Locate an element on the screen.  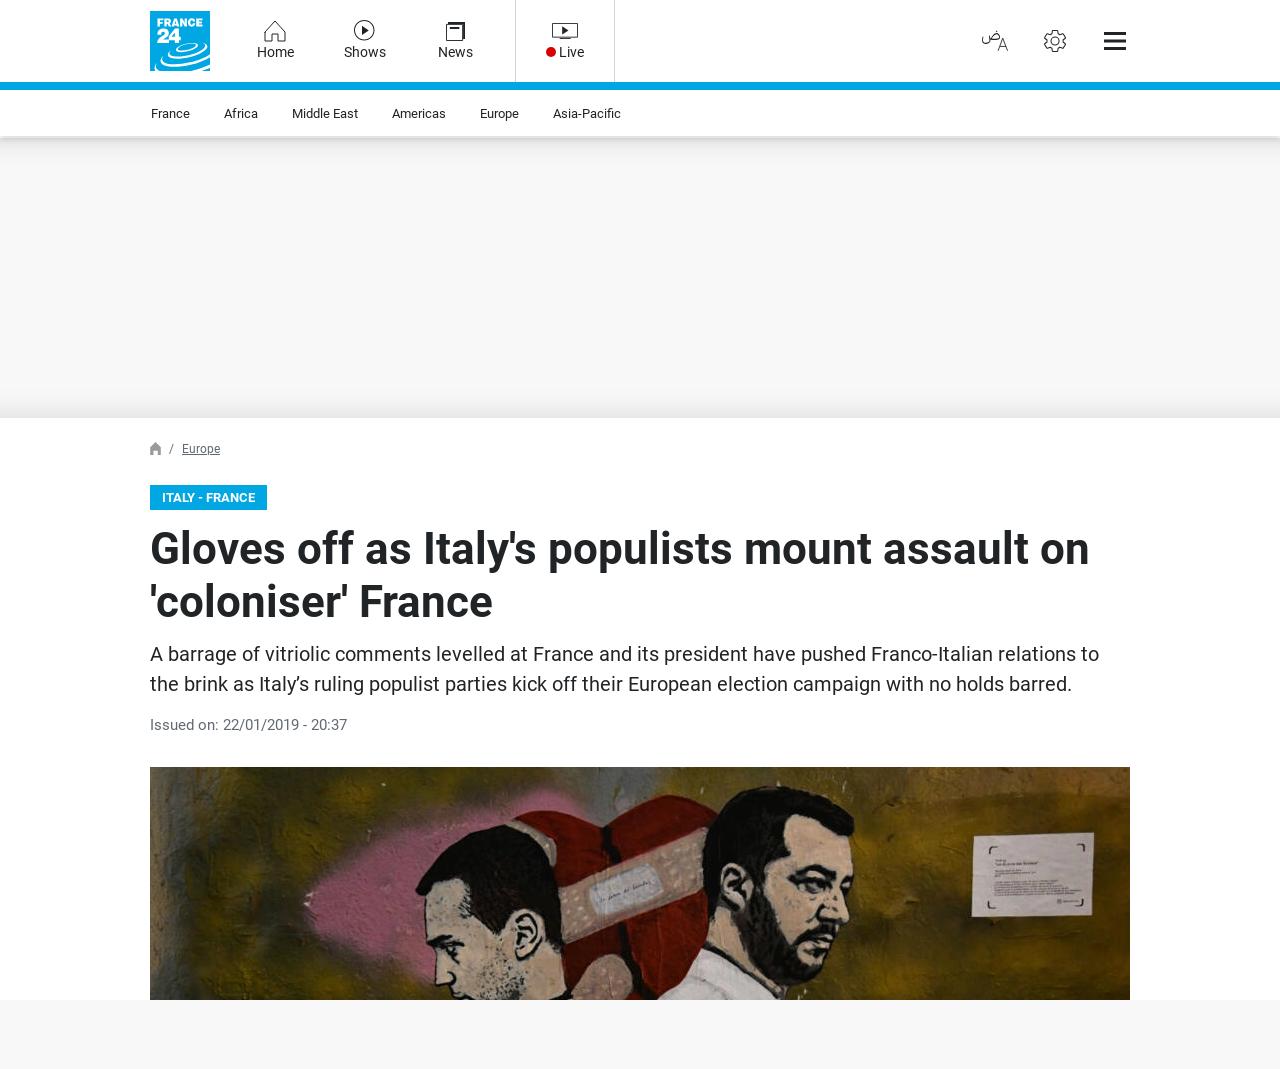
'Asia-Pacific' is located at coordinates (586, 112).